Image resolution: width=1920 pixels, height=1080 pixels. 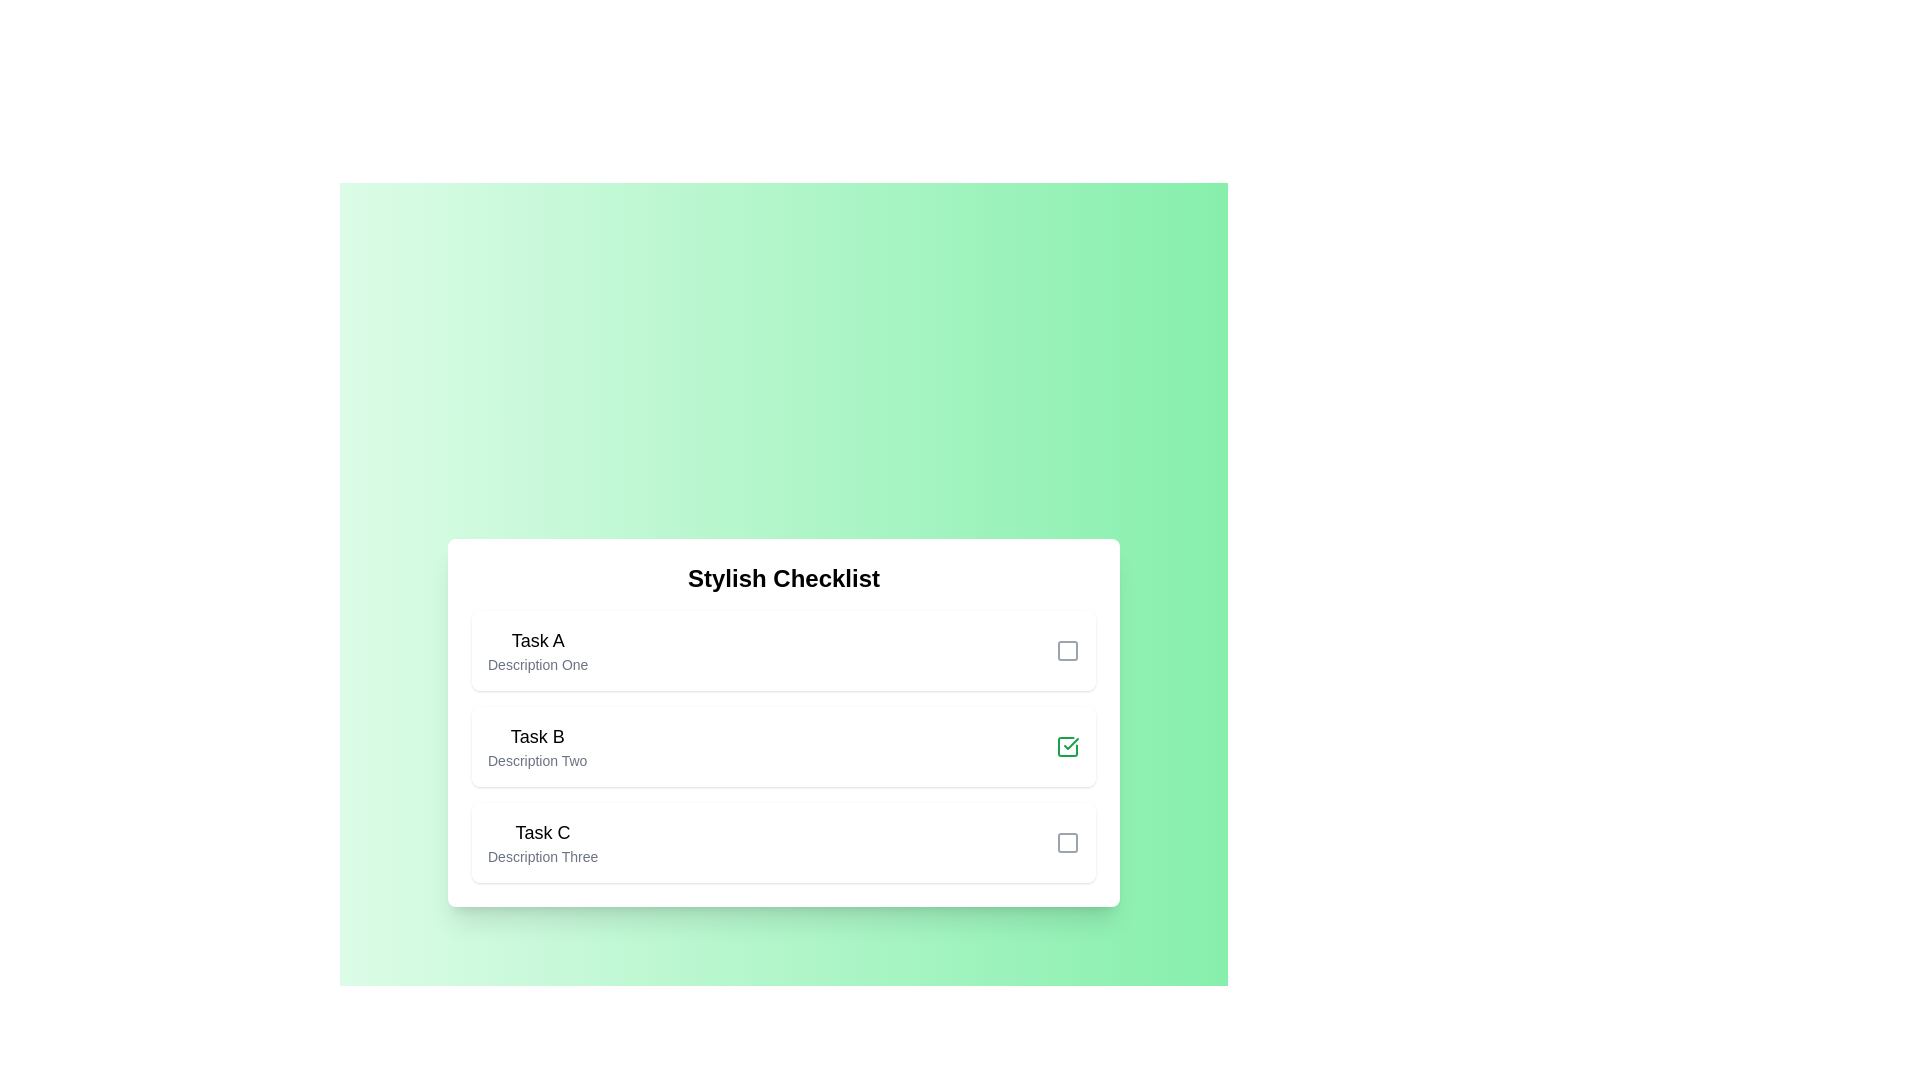 What do you see at coordinates (782, 651) in the screenshot?
I see `the task item labeled 'Task A'` at bounding box center [782, 651].